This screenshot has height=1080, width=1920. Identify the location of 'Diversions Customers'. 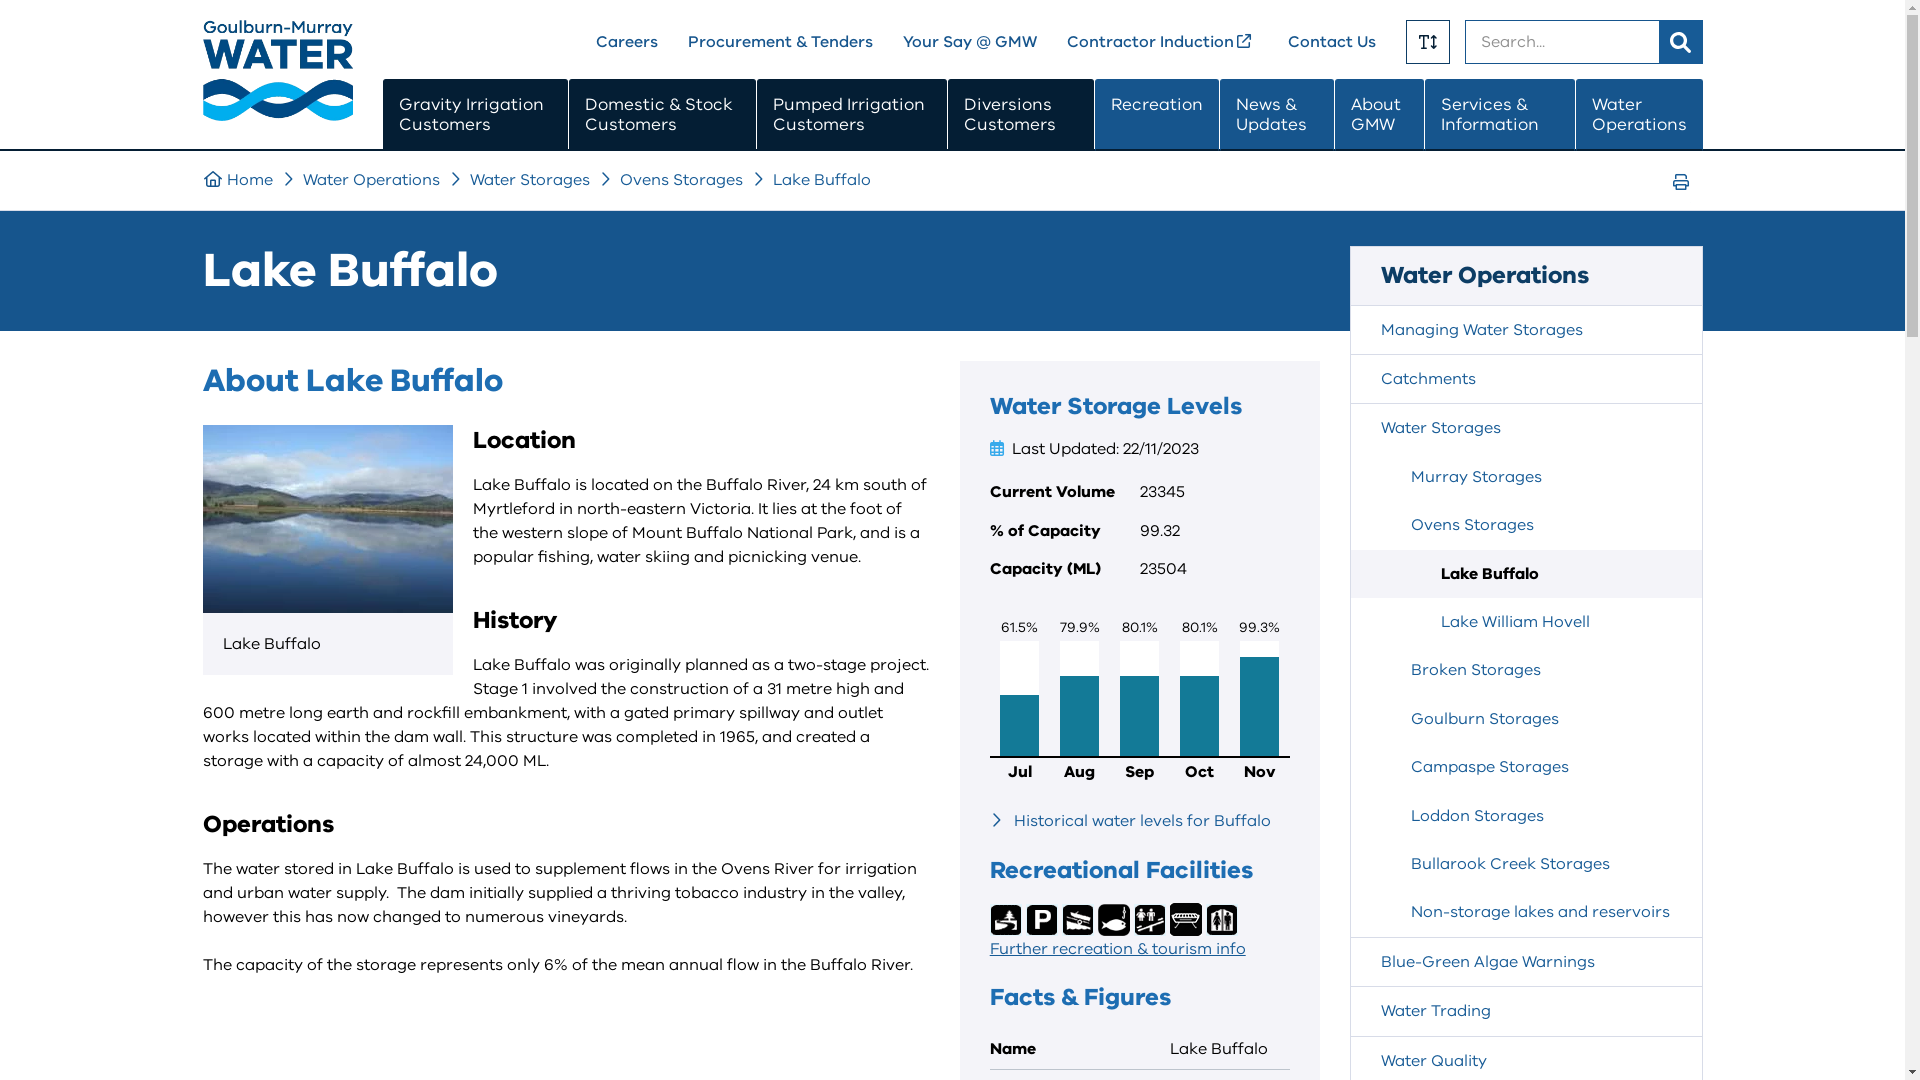
(1021, 115).